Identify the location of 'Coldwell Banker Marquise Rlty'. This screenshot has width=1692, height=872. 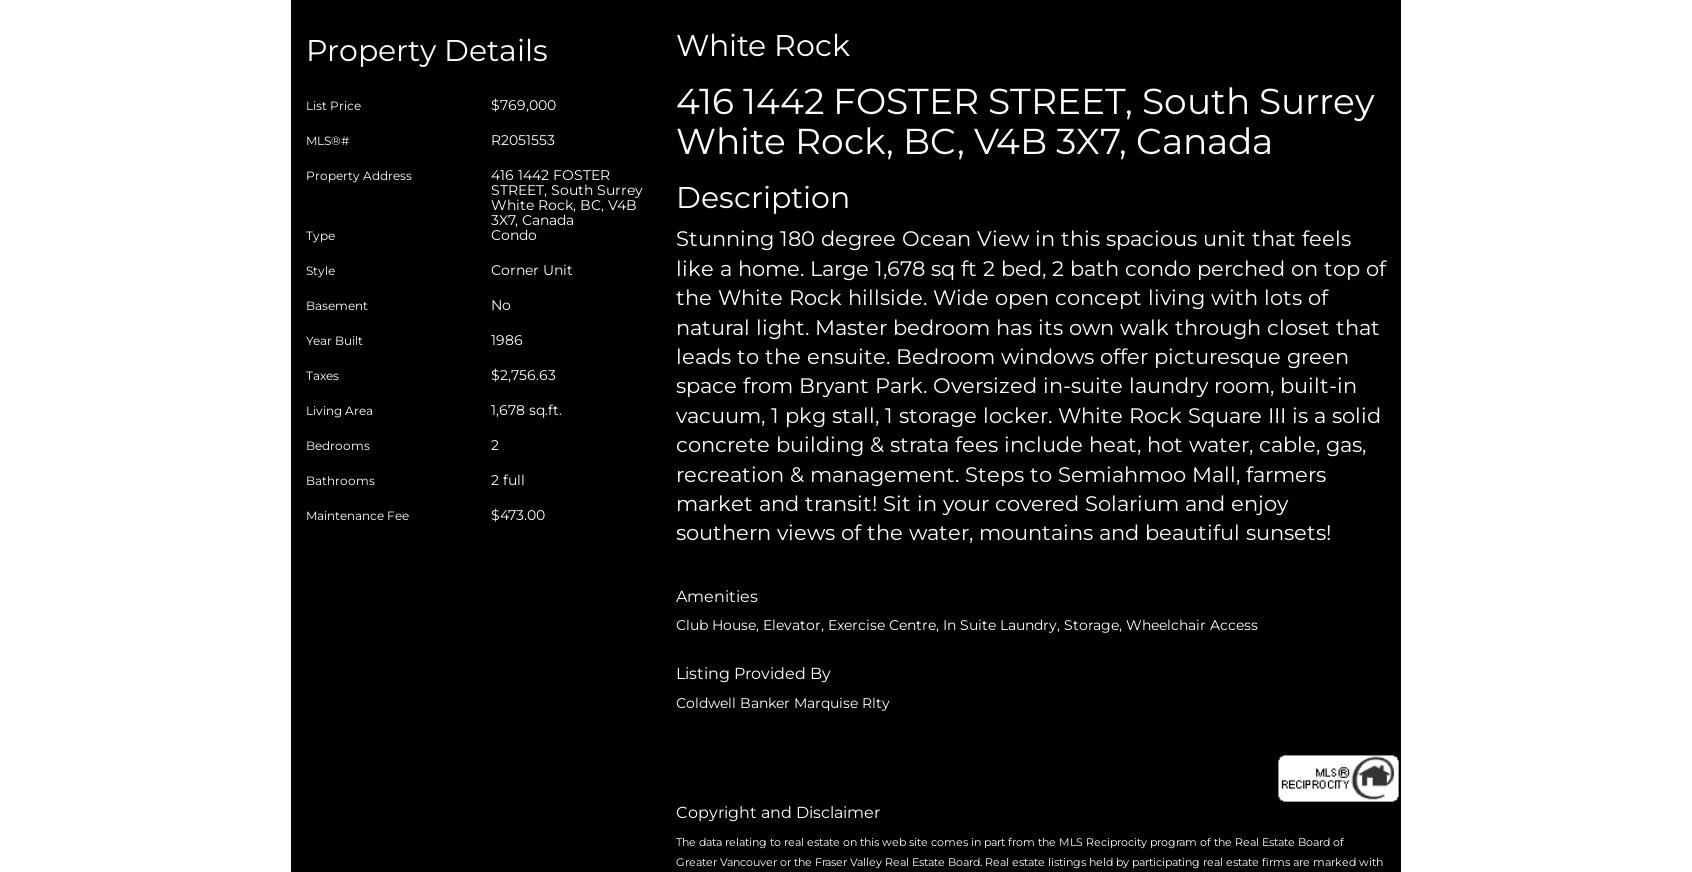
(783, 700).